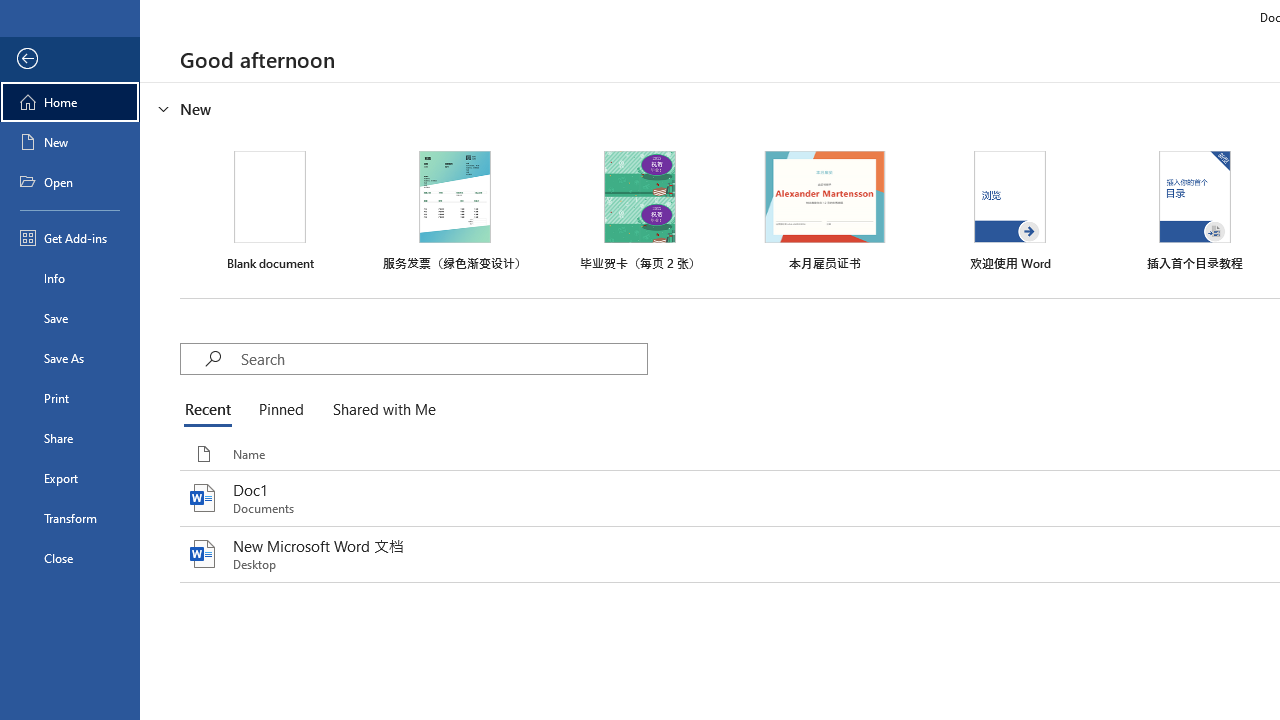  What do you see at coordinates (69, 316) in the screenshot?
I see `'Save'` at bounding box center [69, 316].